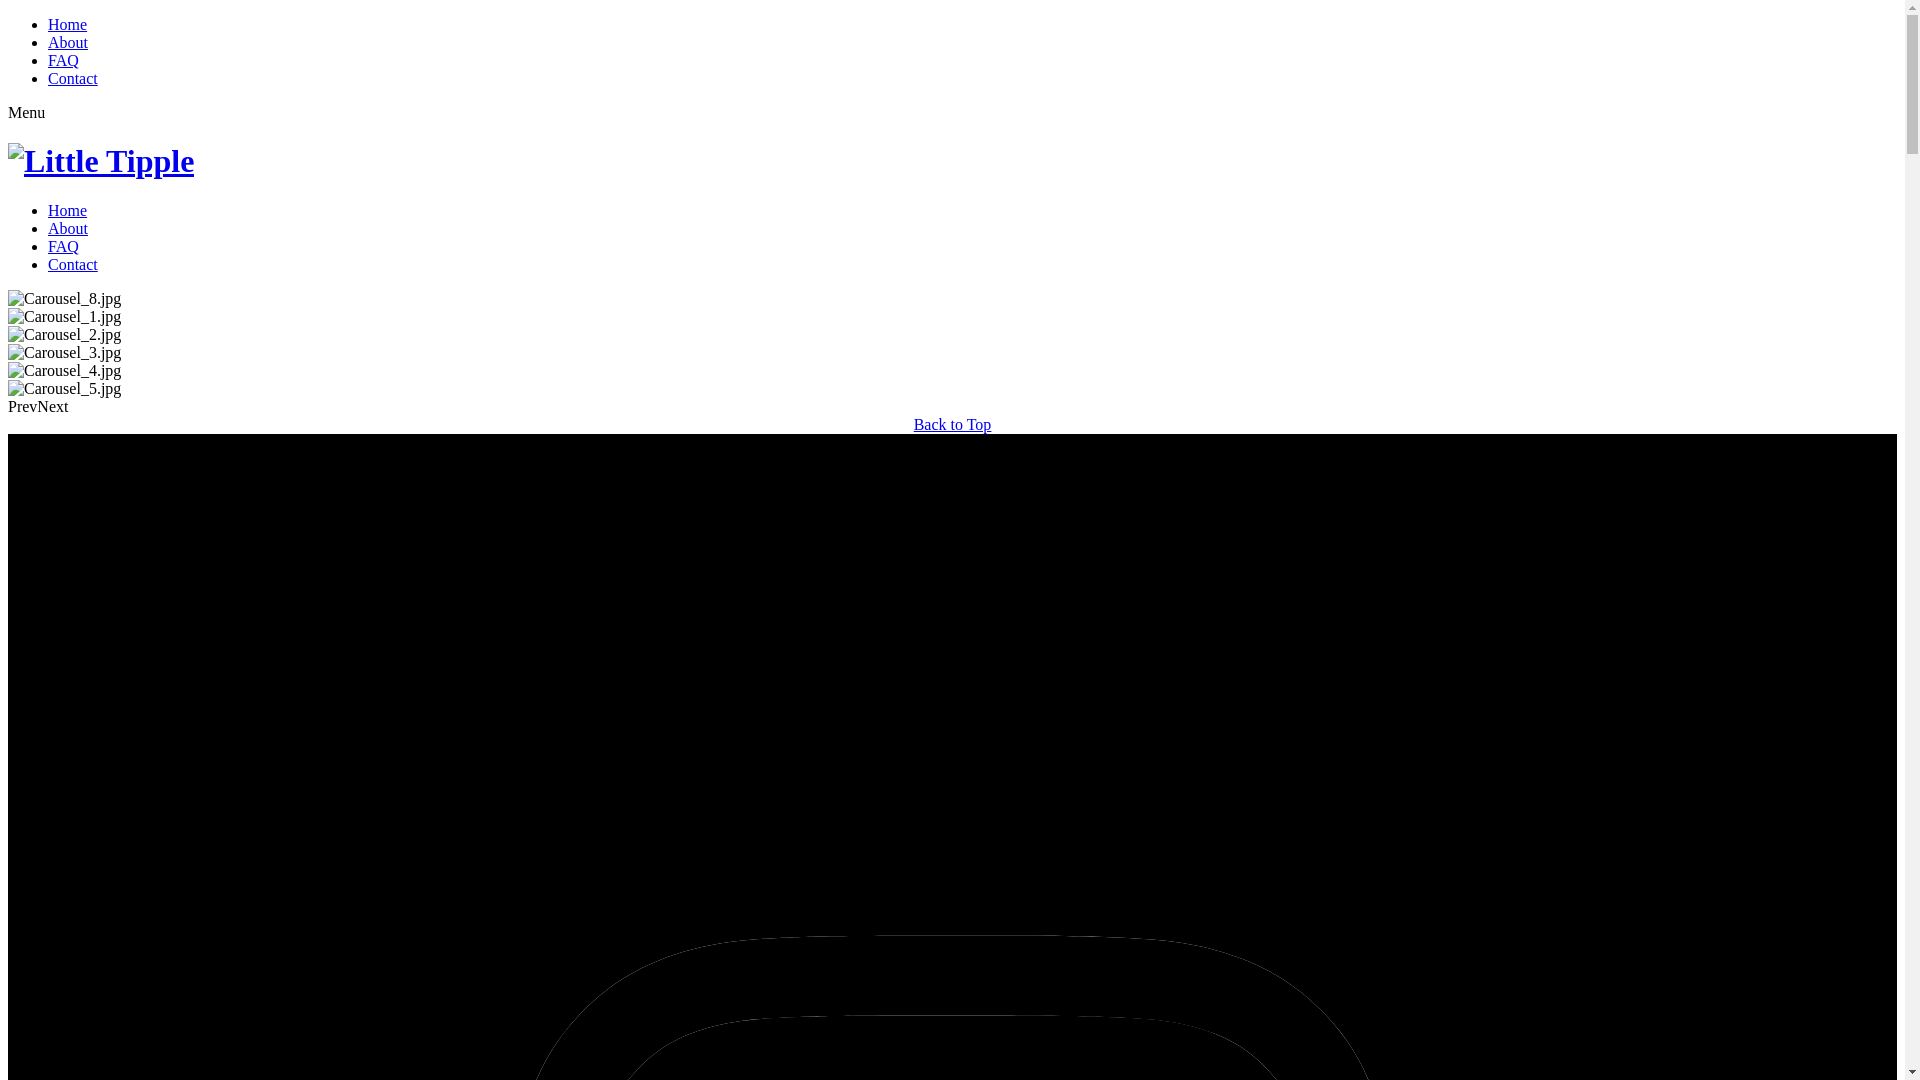 This screenshot has width=1920, height=1080. What do you see at coordinates (67, 42) in the screenshot?
I see `'About'` at bounding box center [67, 42].